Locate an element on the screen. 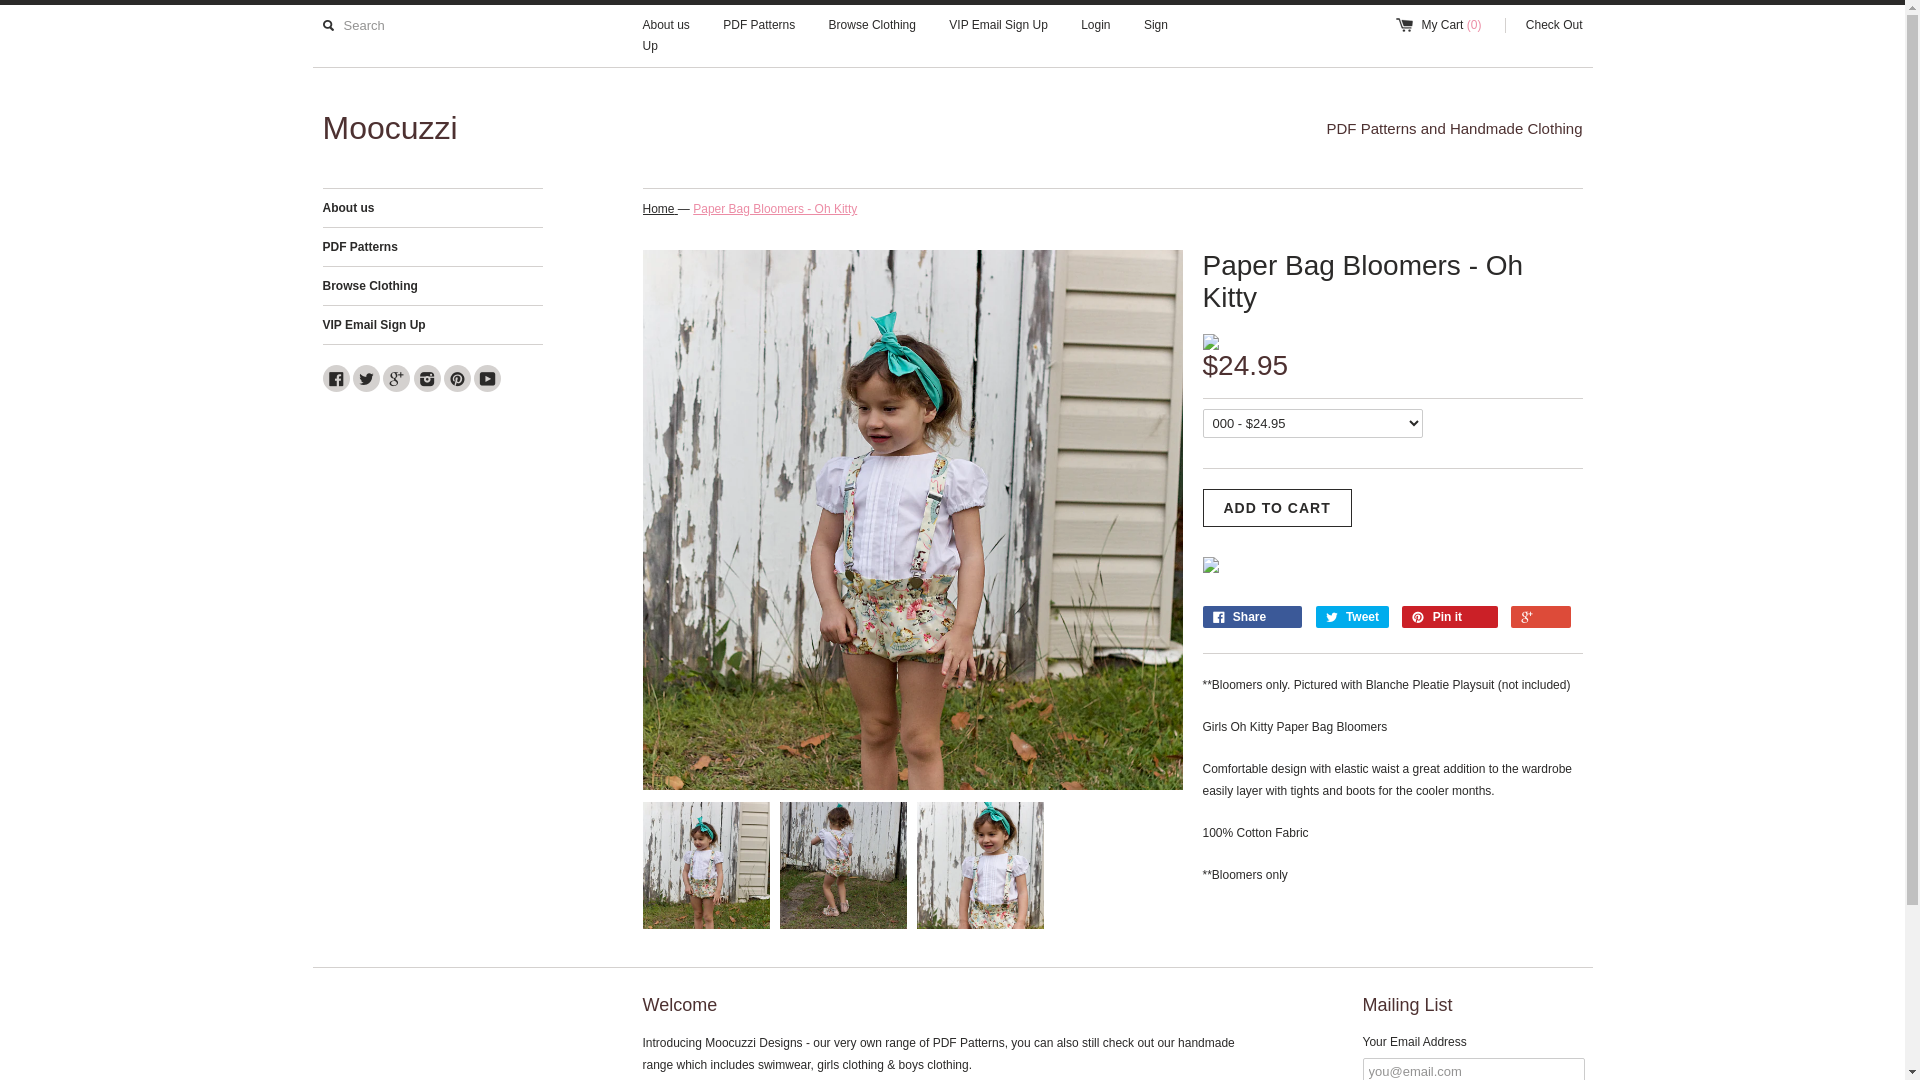 This screenshot has height=1080, width=1920. 'Check Out' is located at coordinates (1543, 25).